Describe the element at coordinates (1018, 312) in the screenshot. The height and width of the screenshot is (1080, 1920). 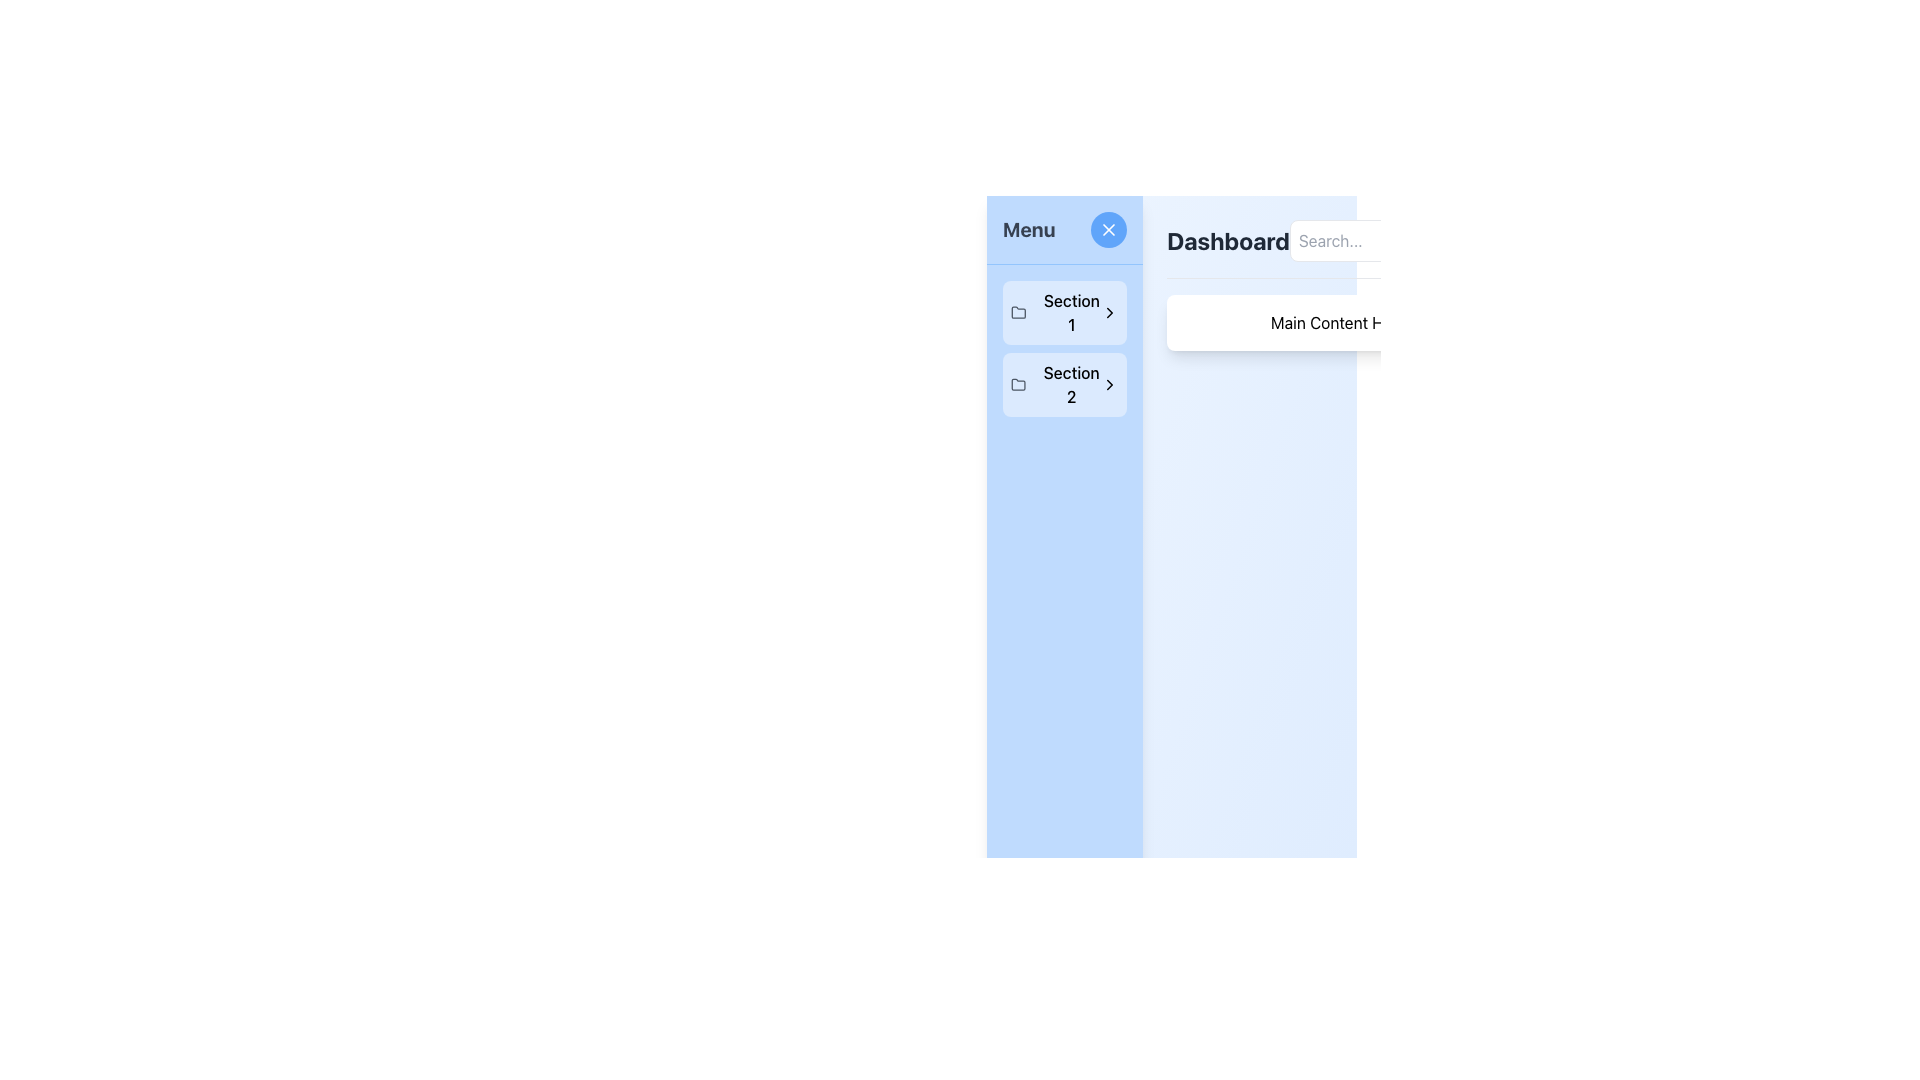
I see `the minimalist gray folder icon located in the left sidebar before the text 'Section 1' to check for any tooltip appearance` at that location.